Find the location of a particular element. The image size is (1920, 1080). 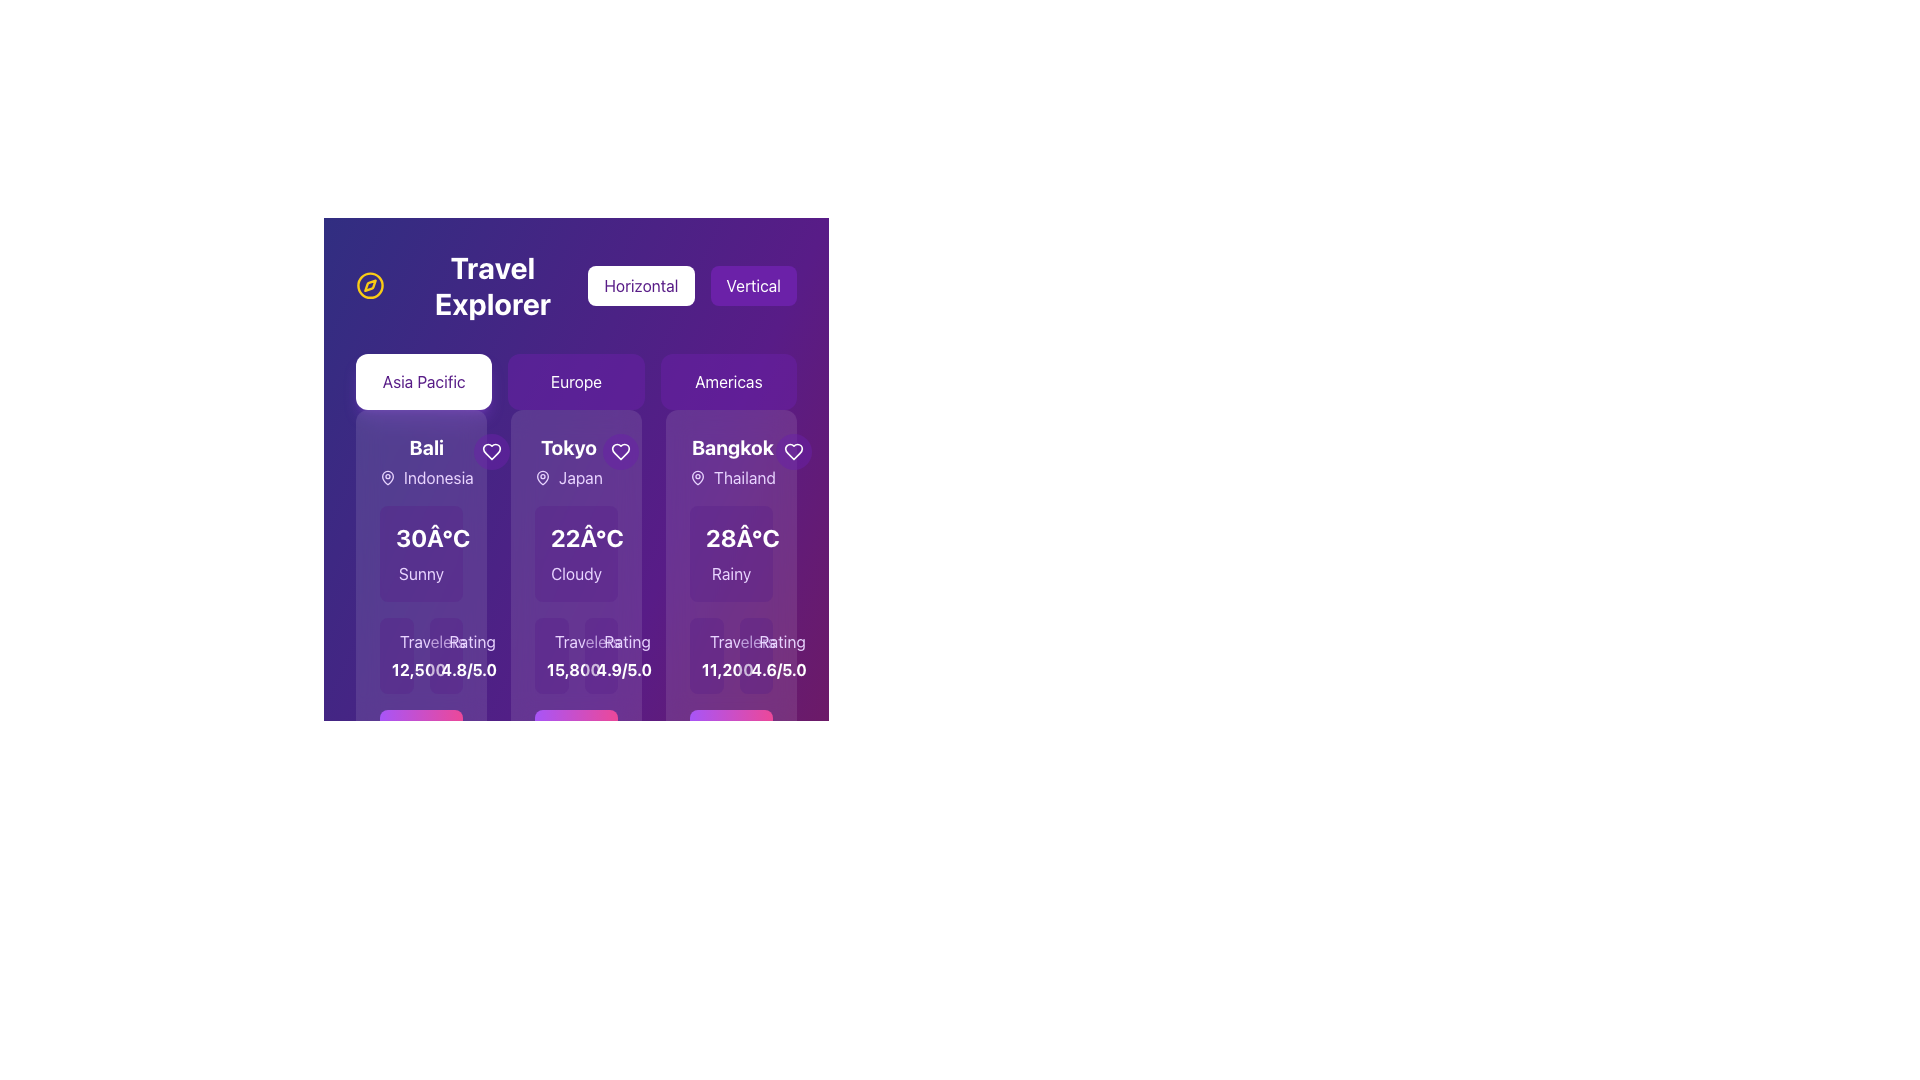

the button labeled 'Europe' is located at coordinates (575, 381).